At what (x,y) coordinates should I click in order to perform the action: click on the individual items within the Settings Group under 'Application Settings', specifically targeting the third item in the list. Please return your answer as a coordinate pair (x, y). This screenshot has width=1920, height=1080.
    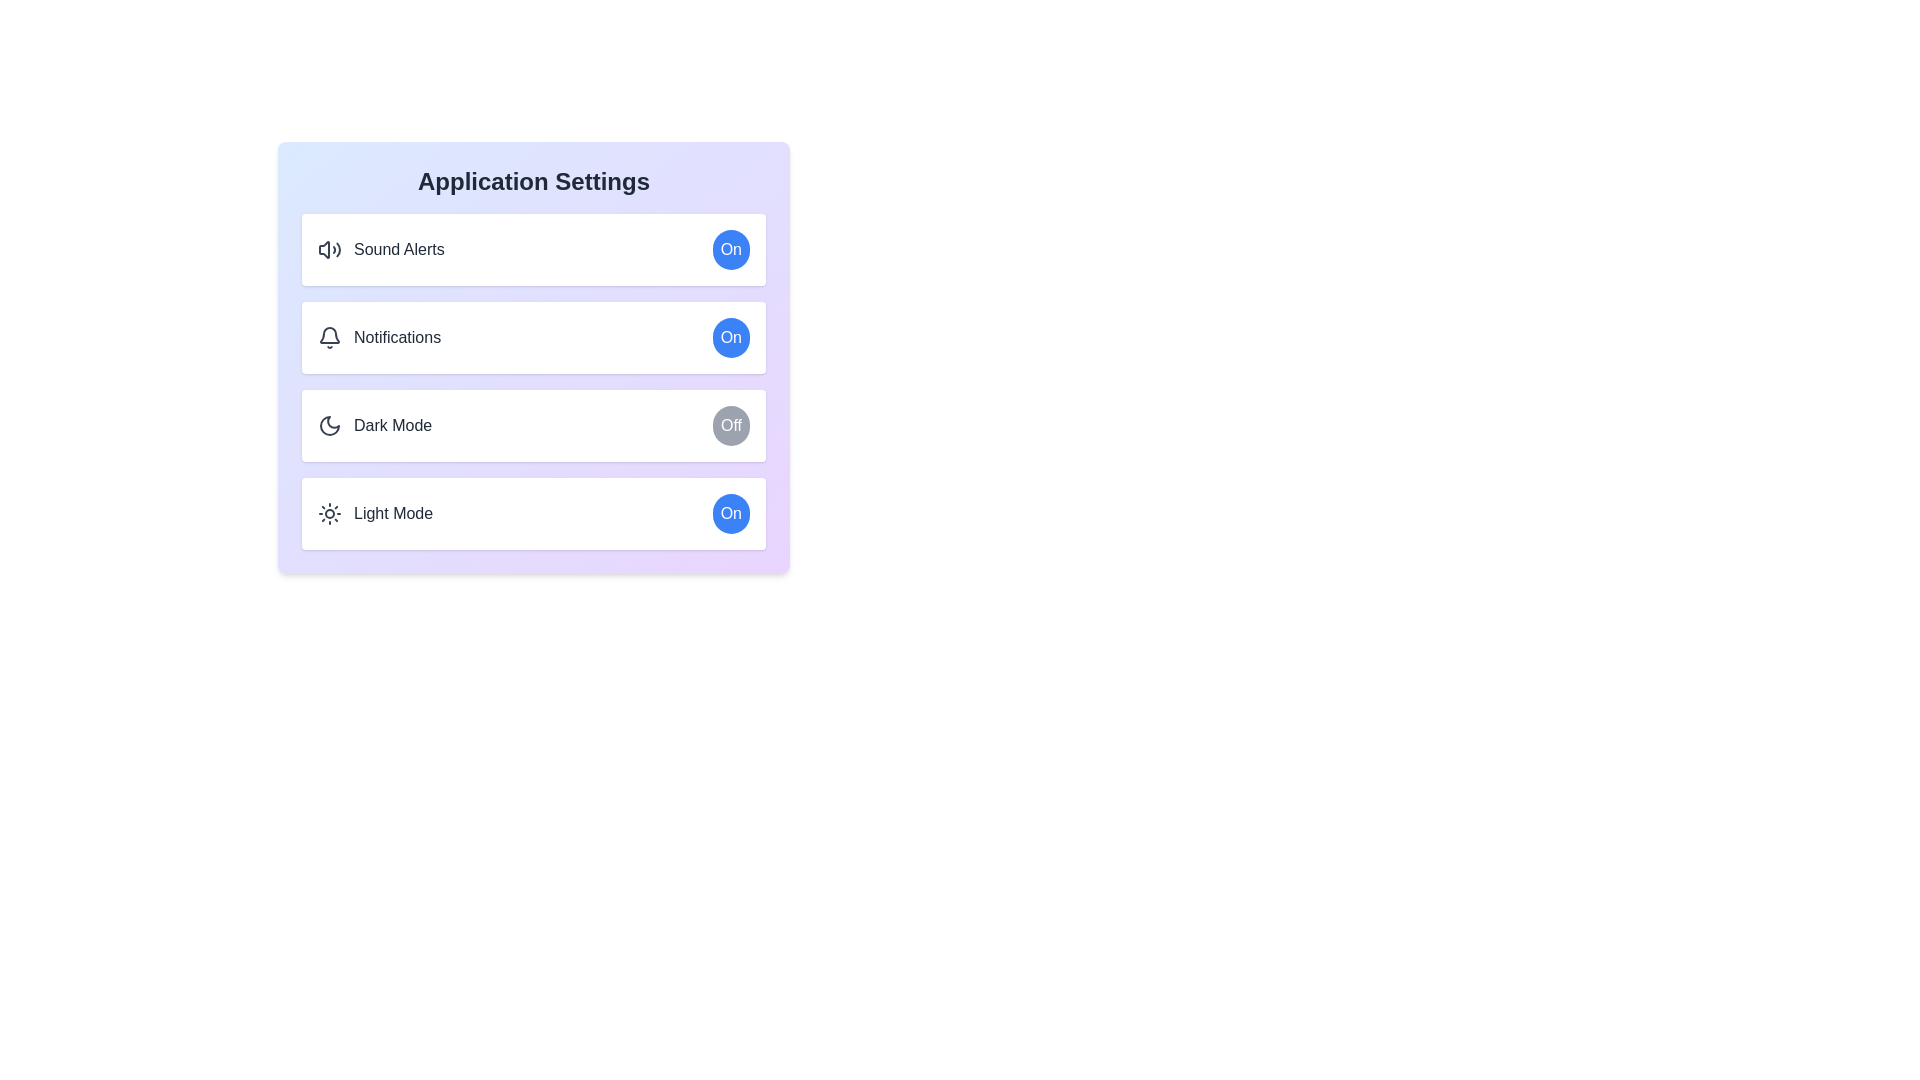
    Looking at the image, I should click on (533, 381).